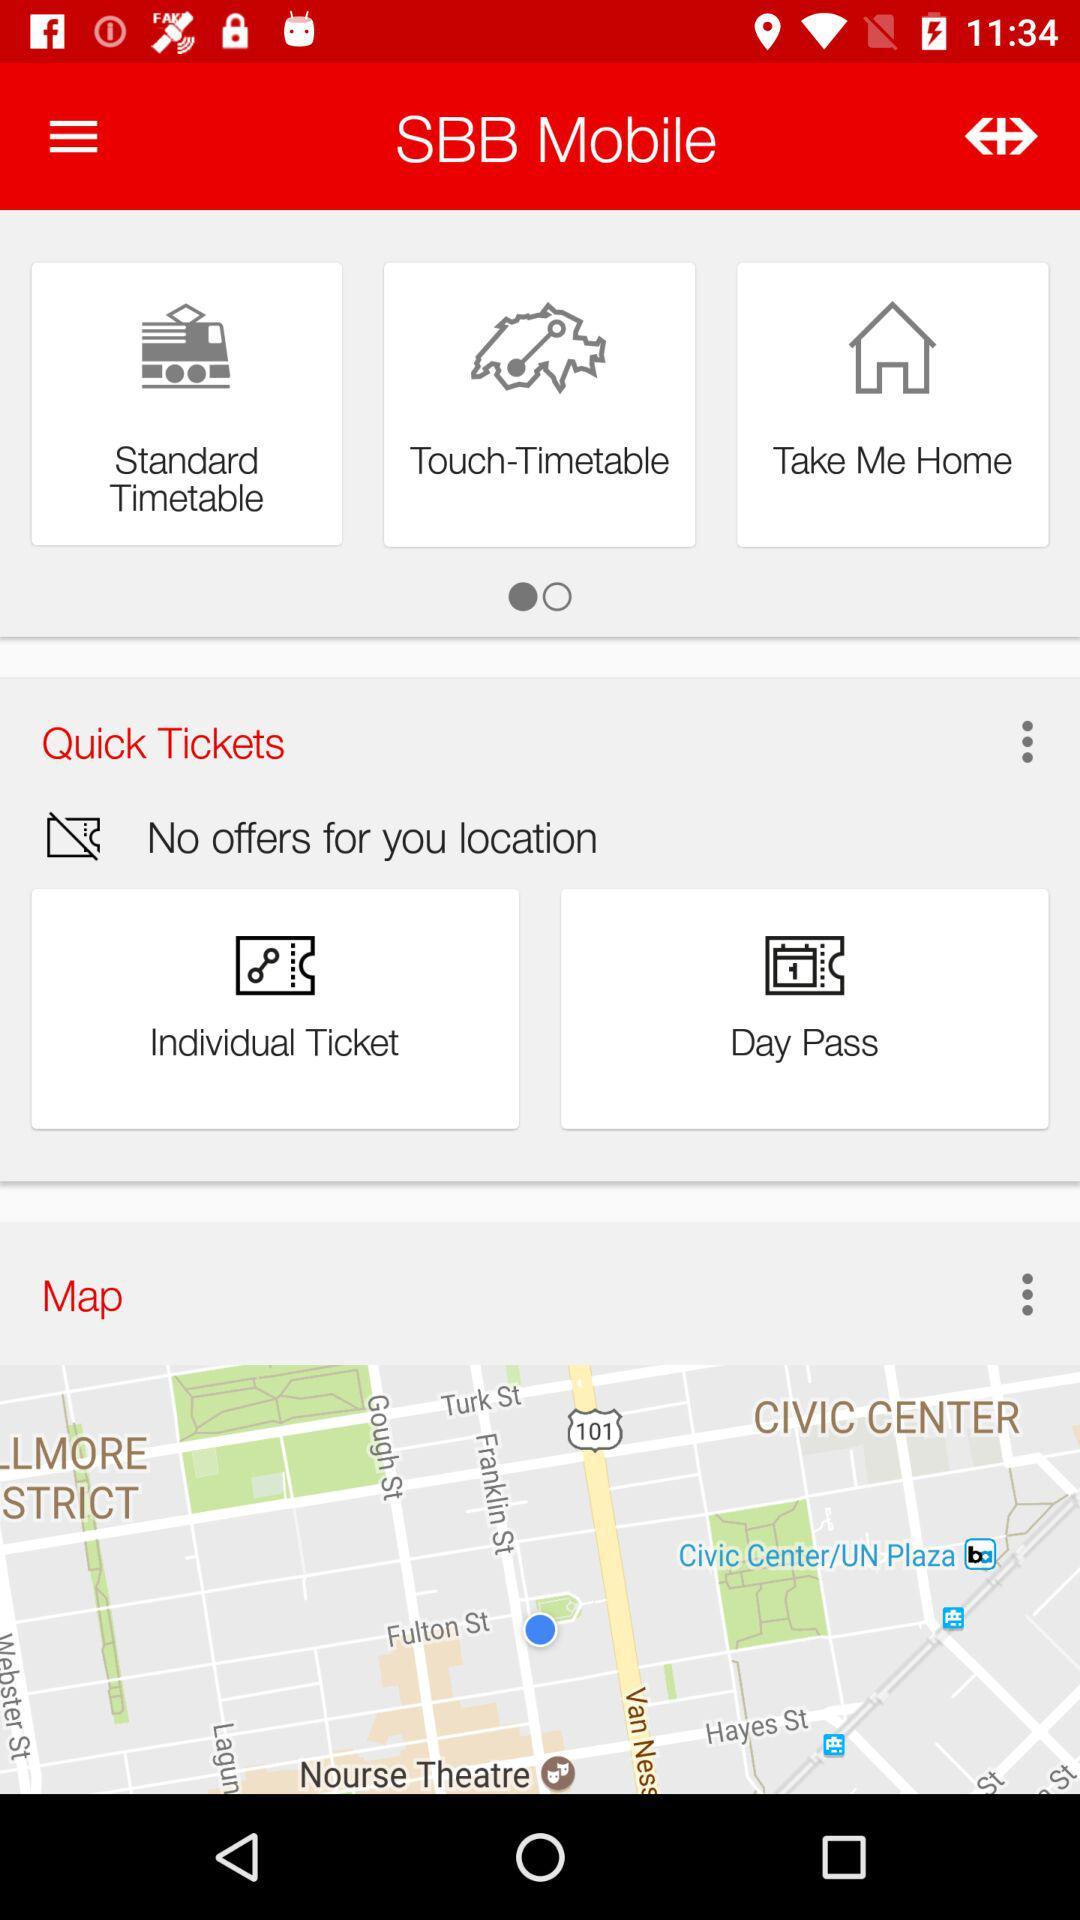  What do you see at coordinates (72, 135) in the screenshot?
I see `the item next to the sbb mobile item` at bounding box center [72, 135].